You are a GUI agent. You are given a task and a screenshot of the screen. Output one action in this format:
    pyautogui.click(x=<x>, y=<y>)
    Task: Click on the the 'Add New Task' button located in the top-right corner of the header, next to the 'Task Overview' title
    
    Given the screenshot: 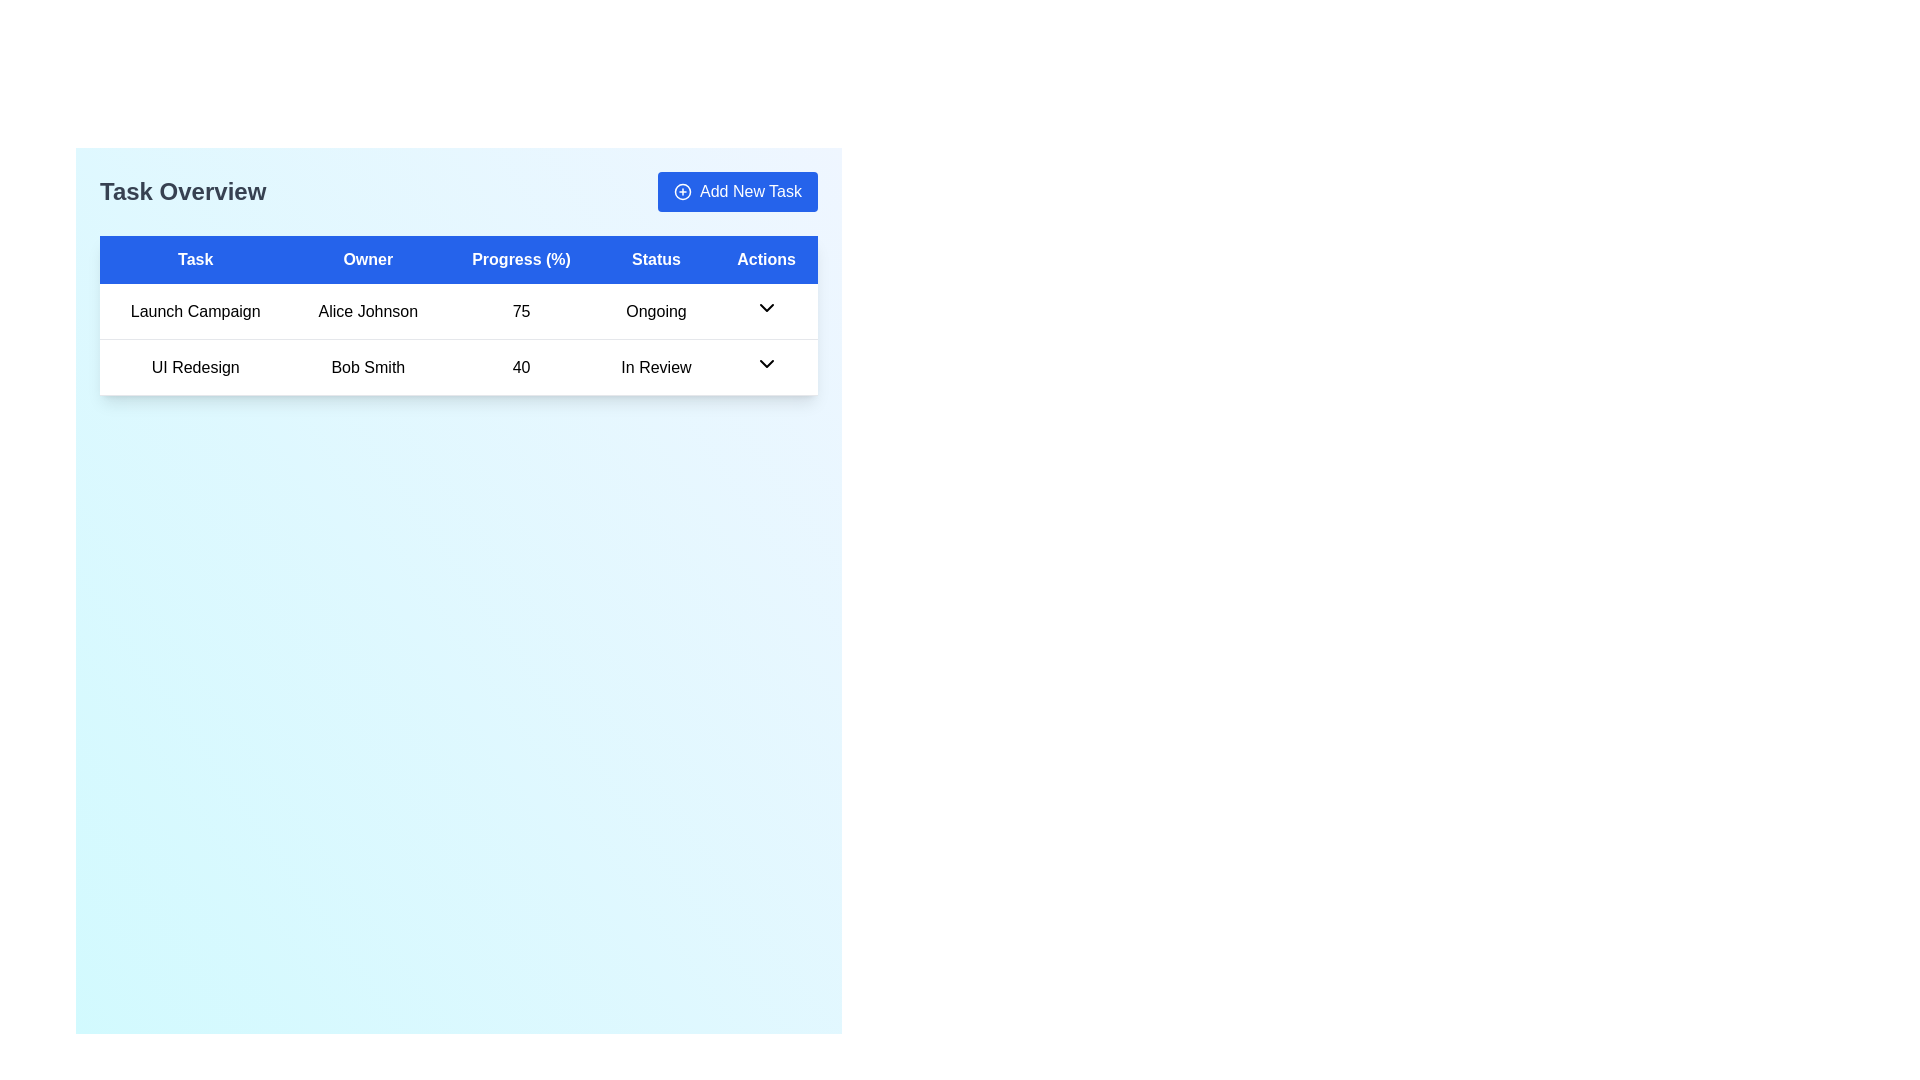 What is the action you would take?
    pyautogui.click(x=737, y=192)
    